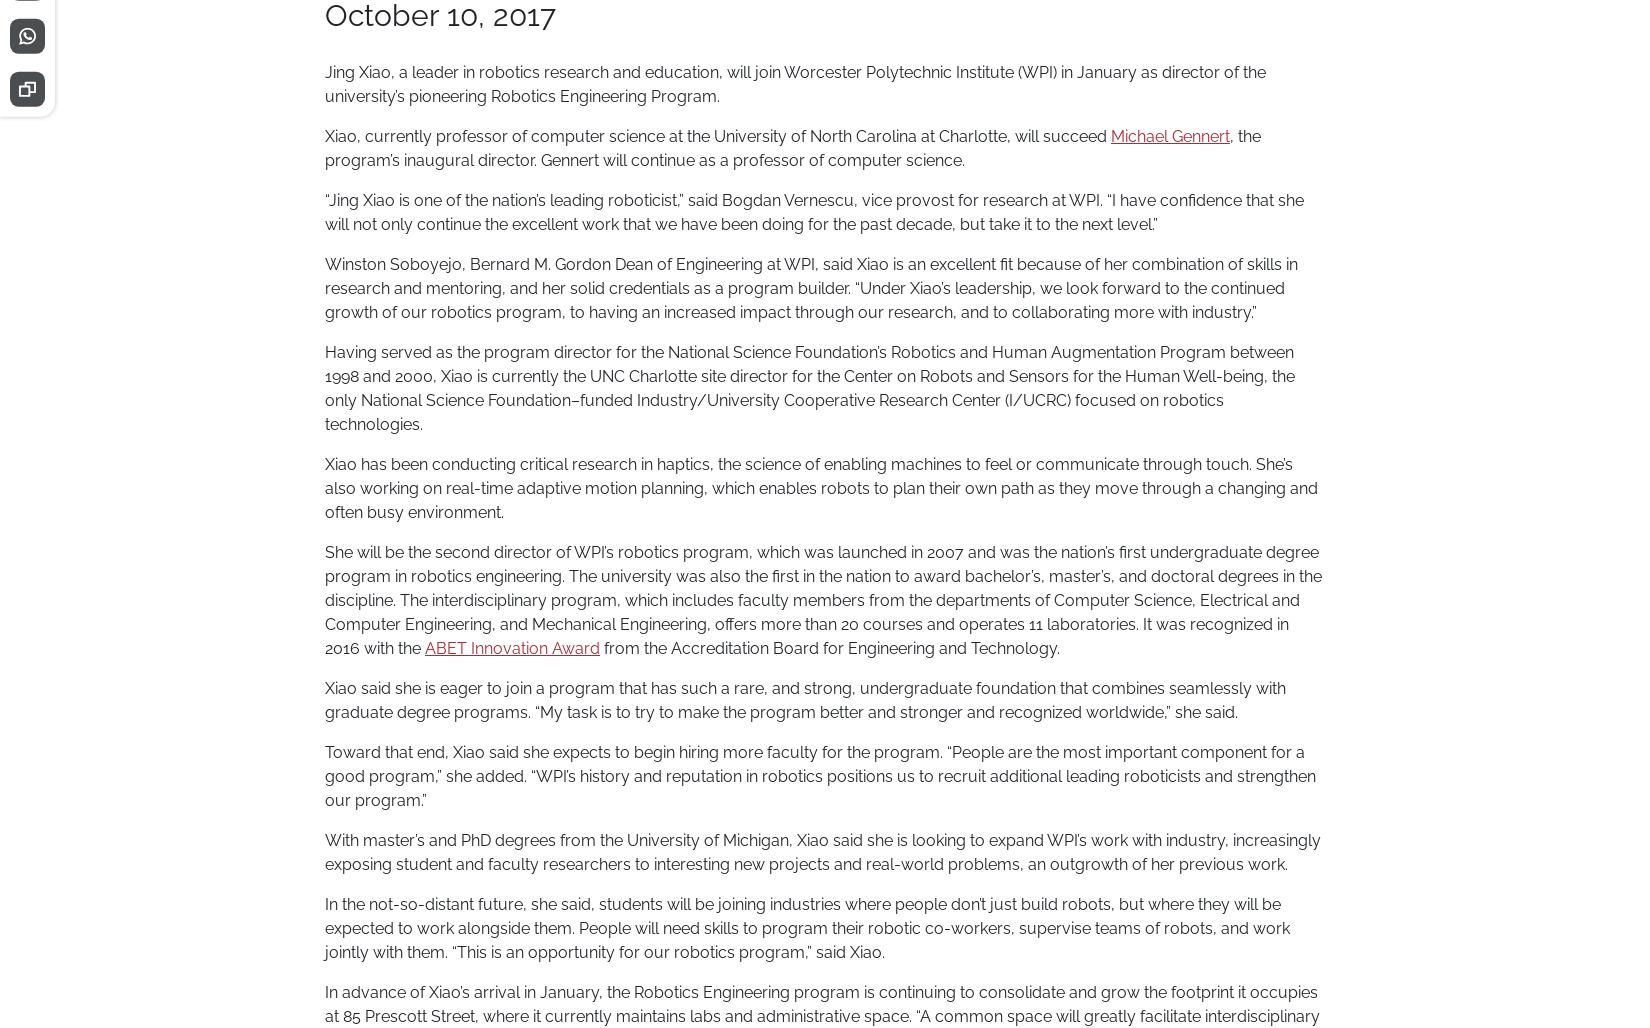 The height and width of the screenshot is (1028, 1650). What do you see at coordinates (804, 700) in the screenshot?
I see `'Xiao said she is eager to join a program that has such a rare, and strong, undergraduate foundation that combines seamlessly with graduate degree programs. “My task is to try to make the program better and stronger and recognized worldwide,” she said.'` at bounding box center [804, 700].